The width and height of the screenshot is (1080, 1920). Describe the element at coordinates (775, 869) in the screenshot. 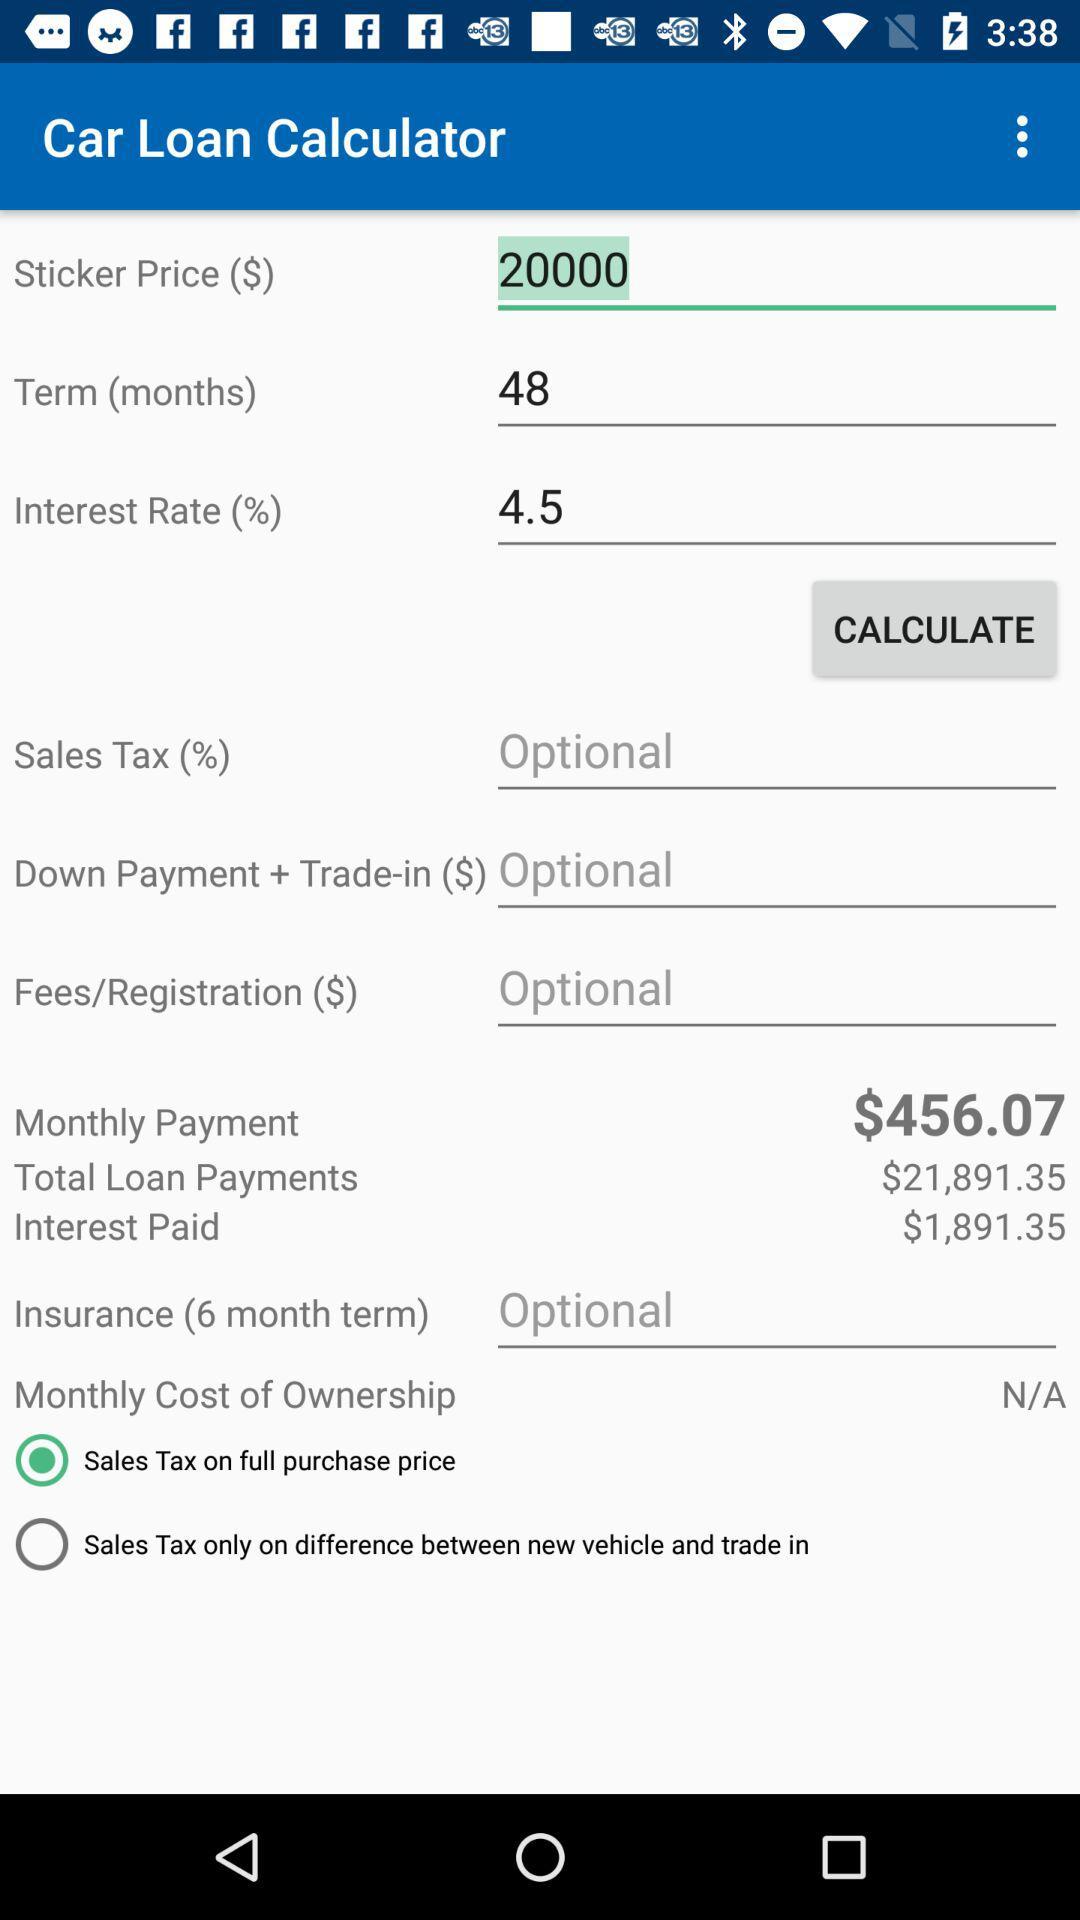

I see `down payment amount` at that location.